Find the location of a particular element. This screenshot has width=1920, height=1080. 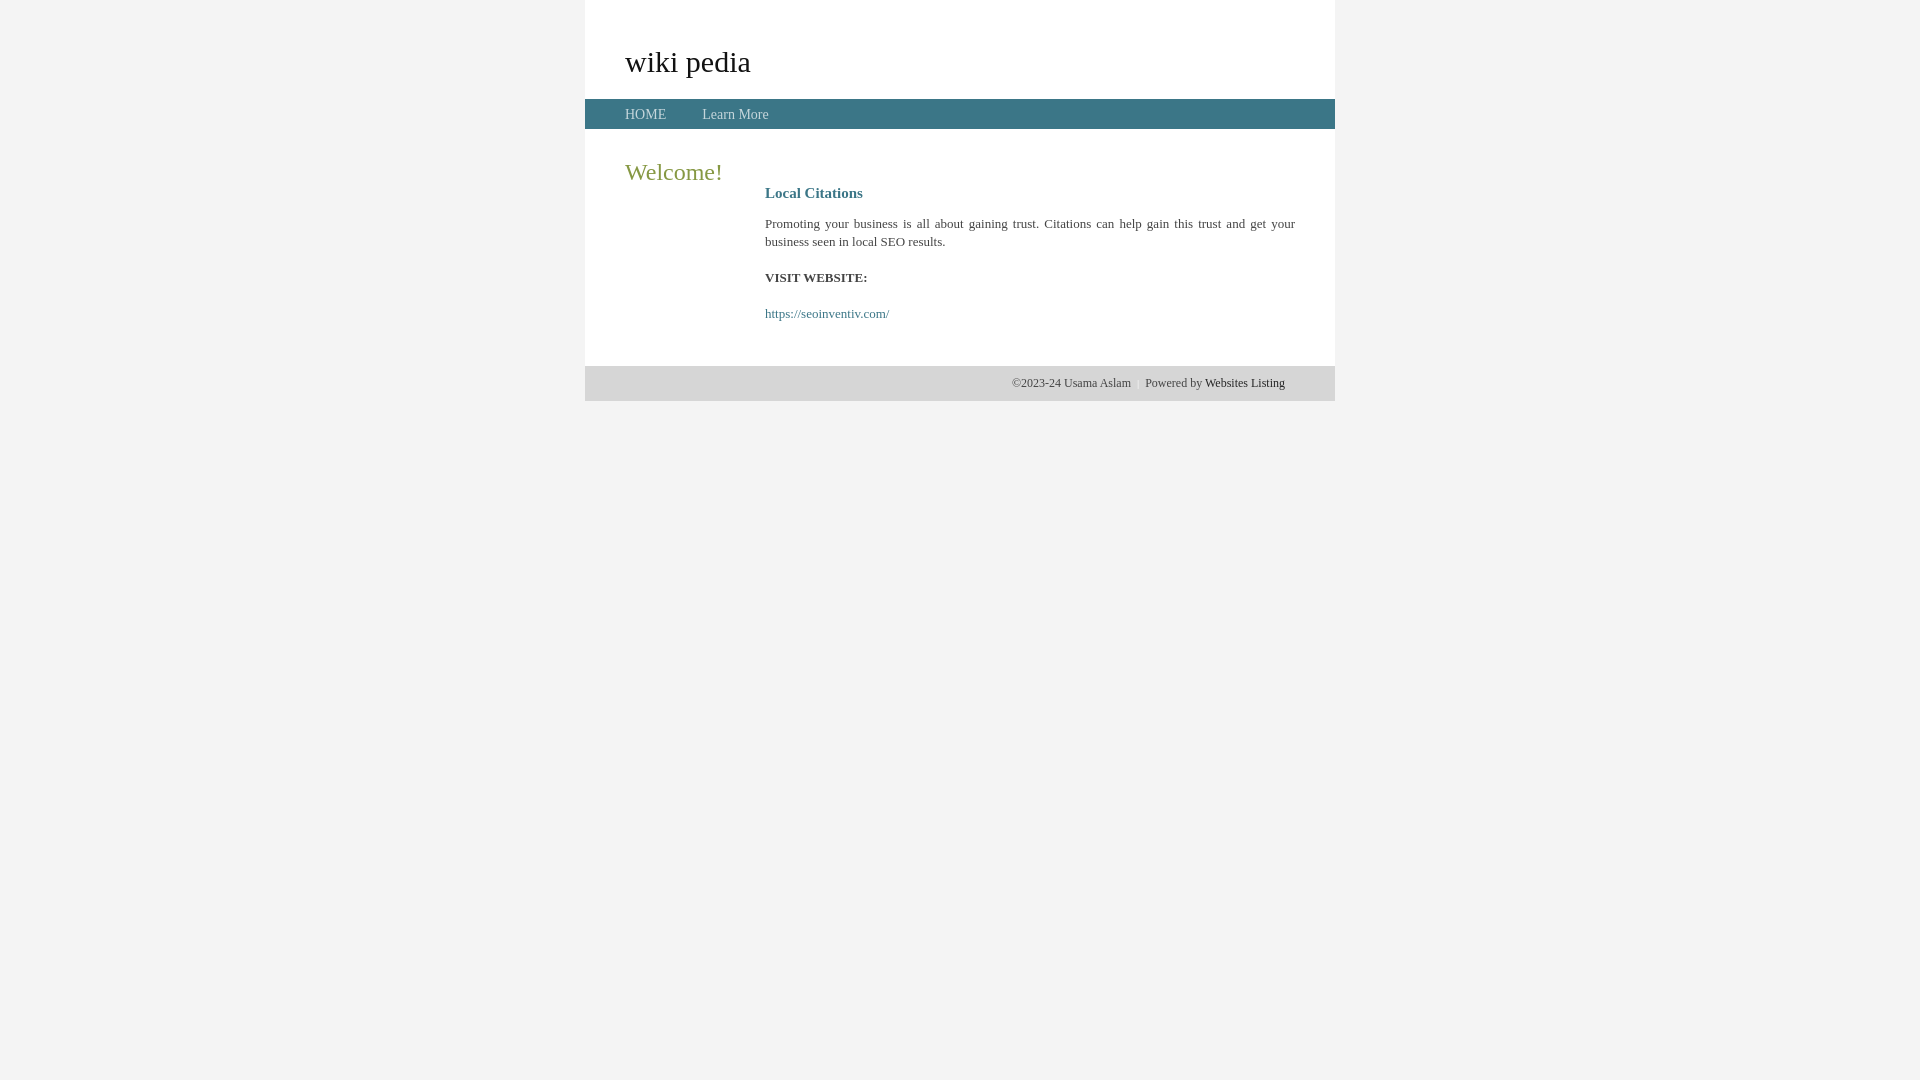

'Learn More' is located at coordinates (733, 114).